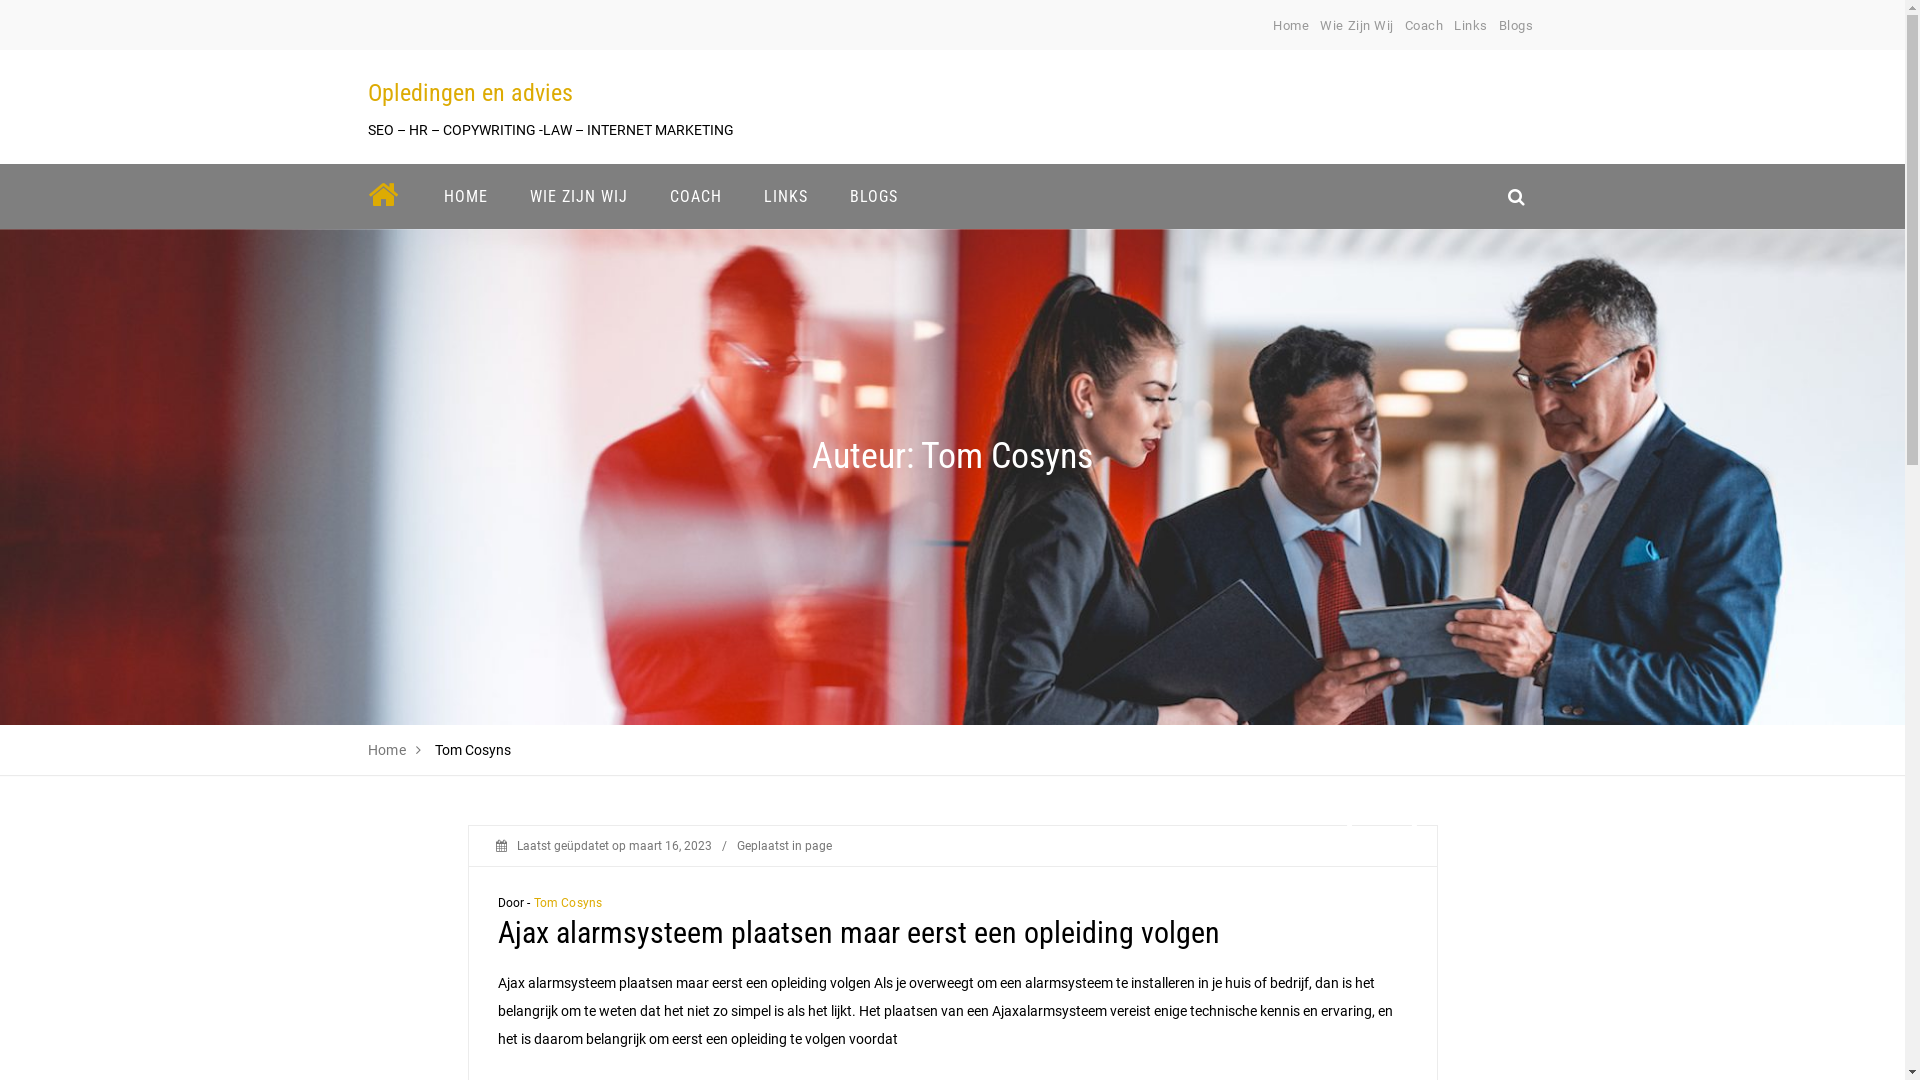 This screenshot has height=1080, width=1920. Describe the element at coordinates (1470, 25) in the screenshot. I see `'Links'` at that location.